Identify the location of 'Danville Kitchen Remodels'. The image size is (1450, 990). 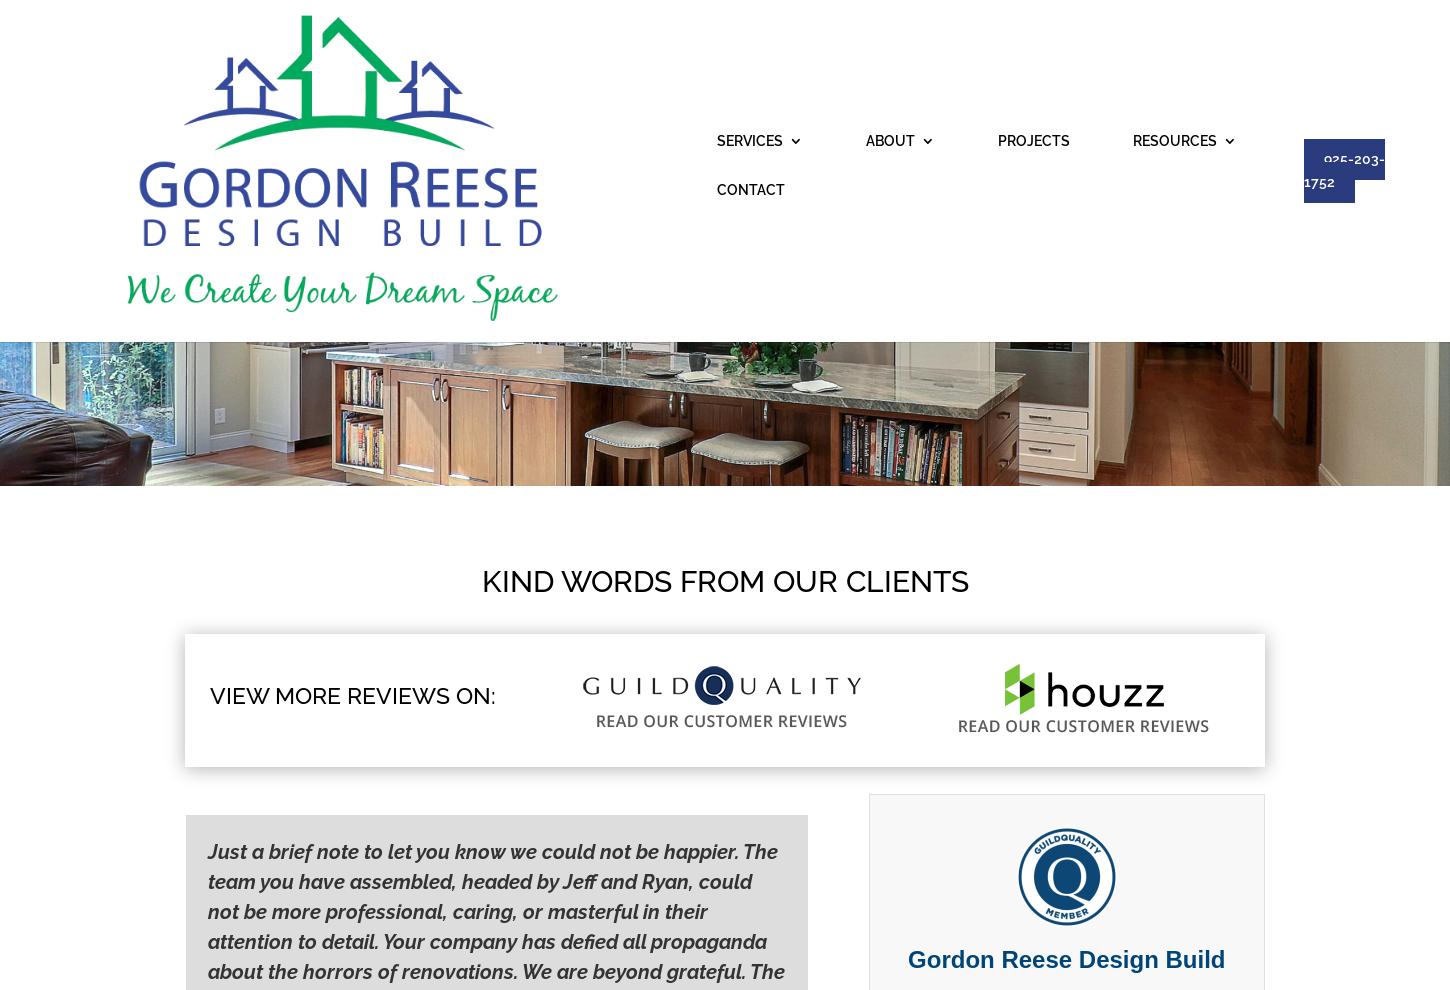
(744, 356).